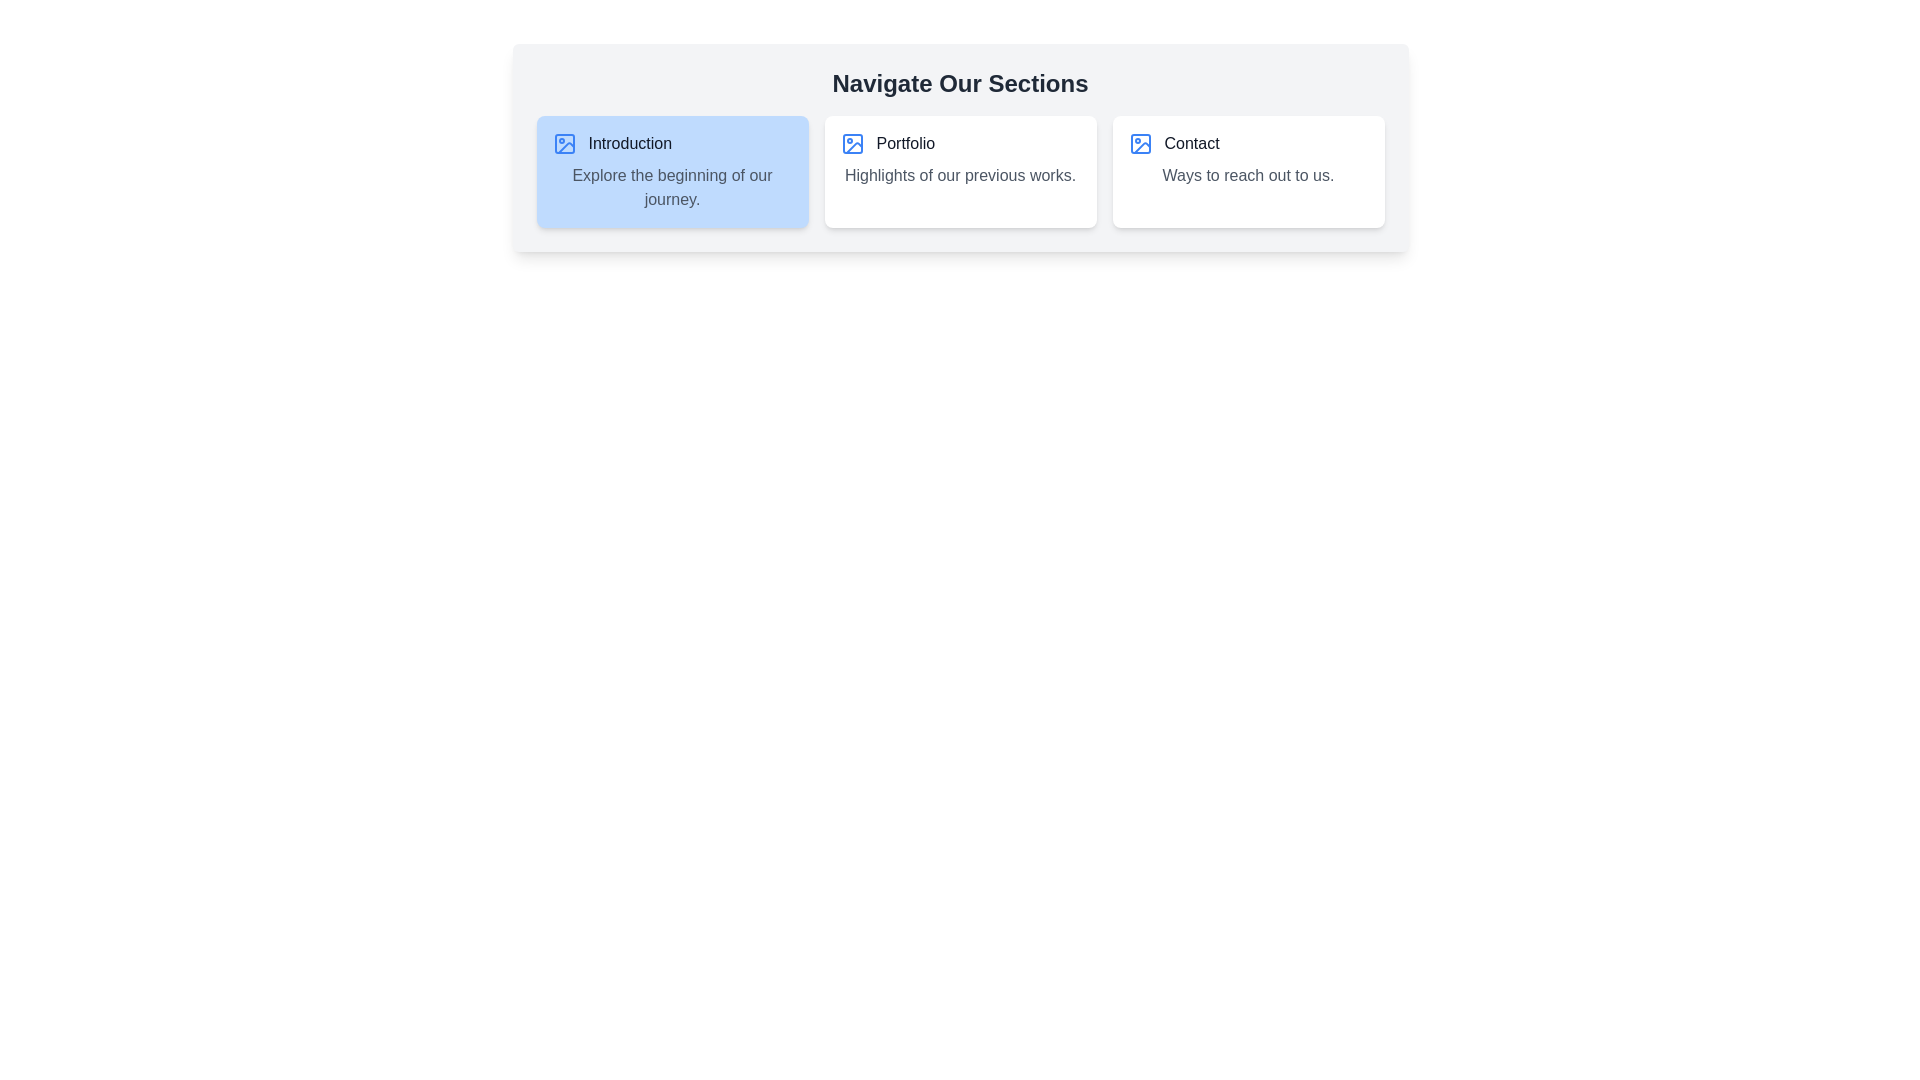 This screenshot has height=1080, width=1920. I want to click on text label that provides a brief description or tagline associated with the 'Portfolio' section, located directly below the text 'Portfolio', so click(960, 175).